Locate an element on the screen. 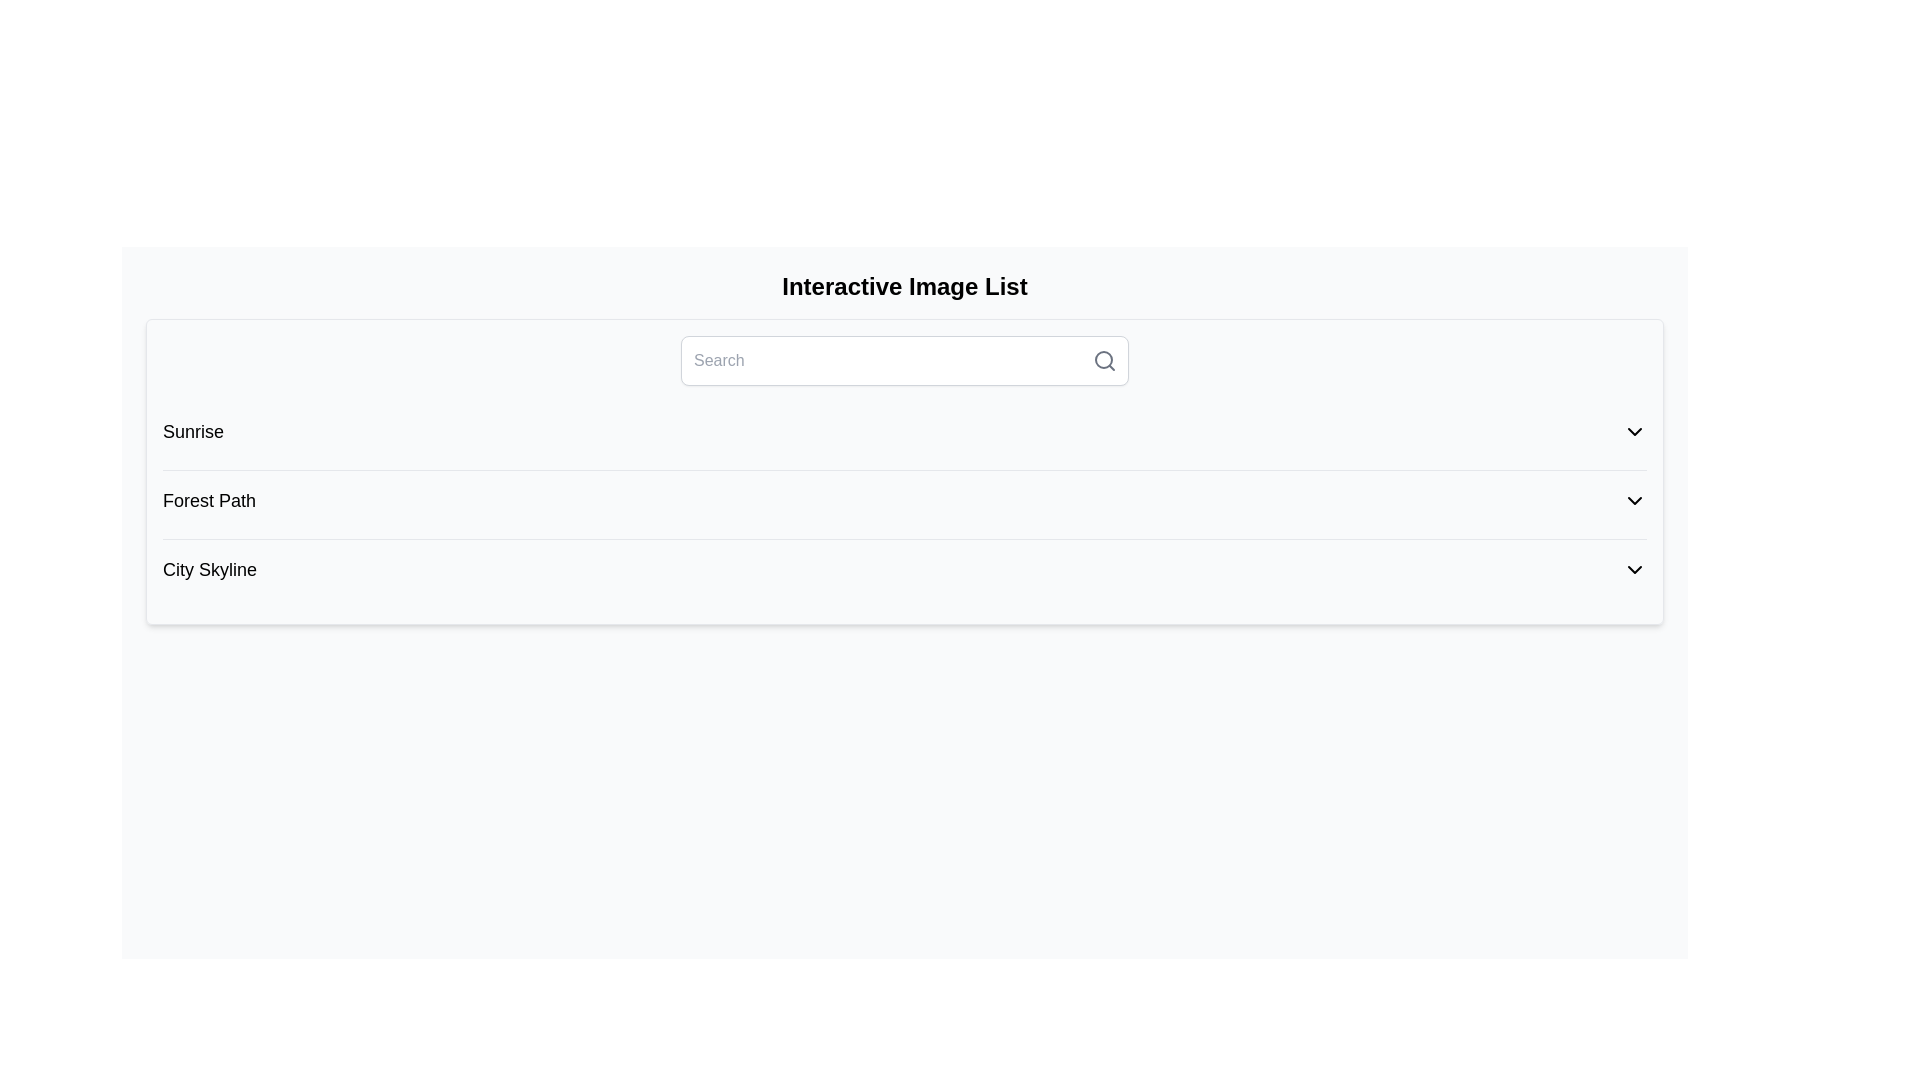 The height and width of the screenshot is (1080, 1920). the gray magnifying glass search icon located on the right side of the search bar to trigger the tooltip or visual feedback is located at coordinates (1103, 361).